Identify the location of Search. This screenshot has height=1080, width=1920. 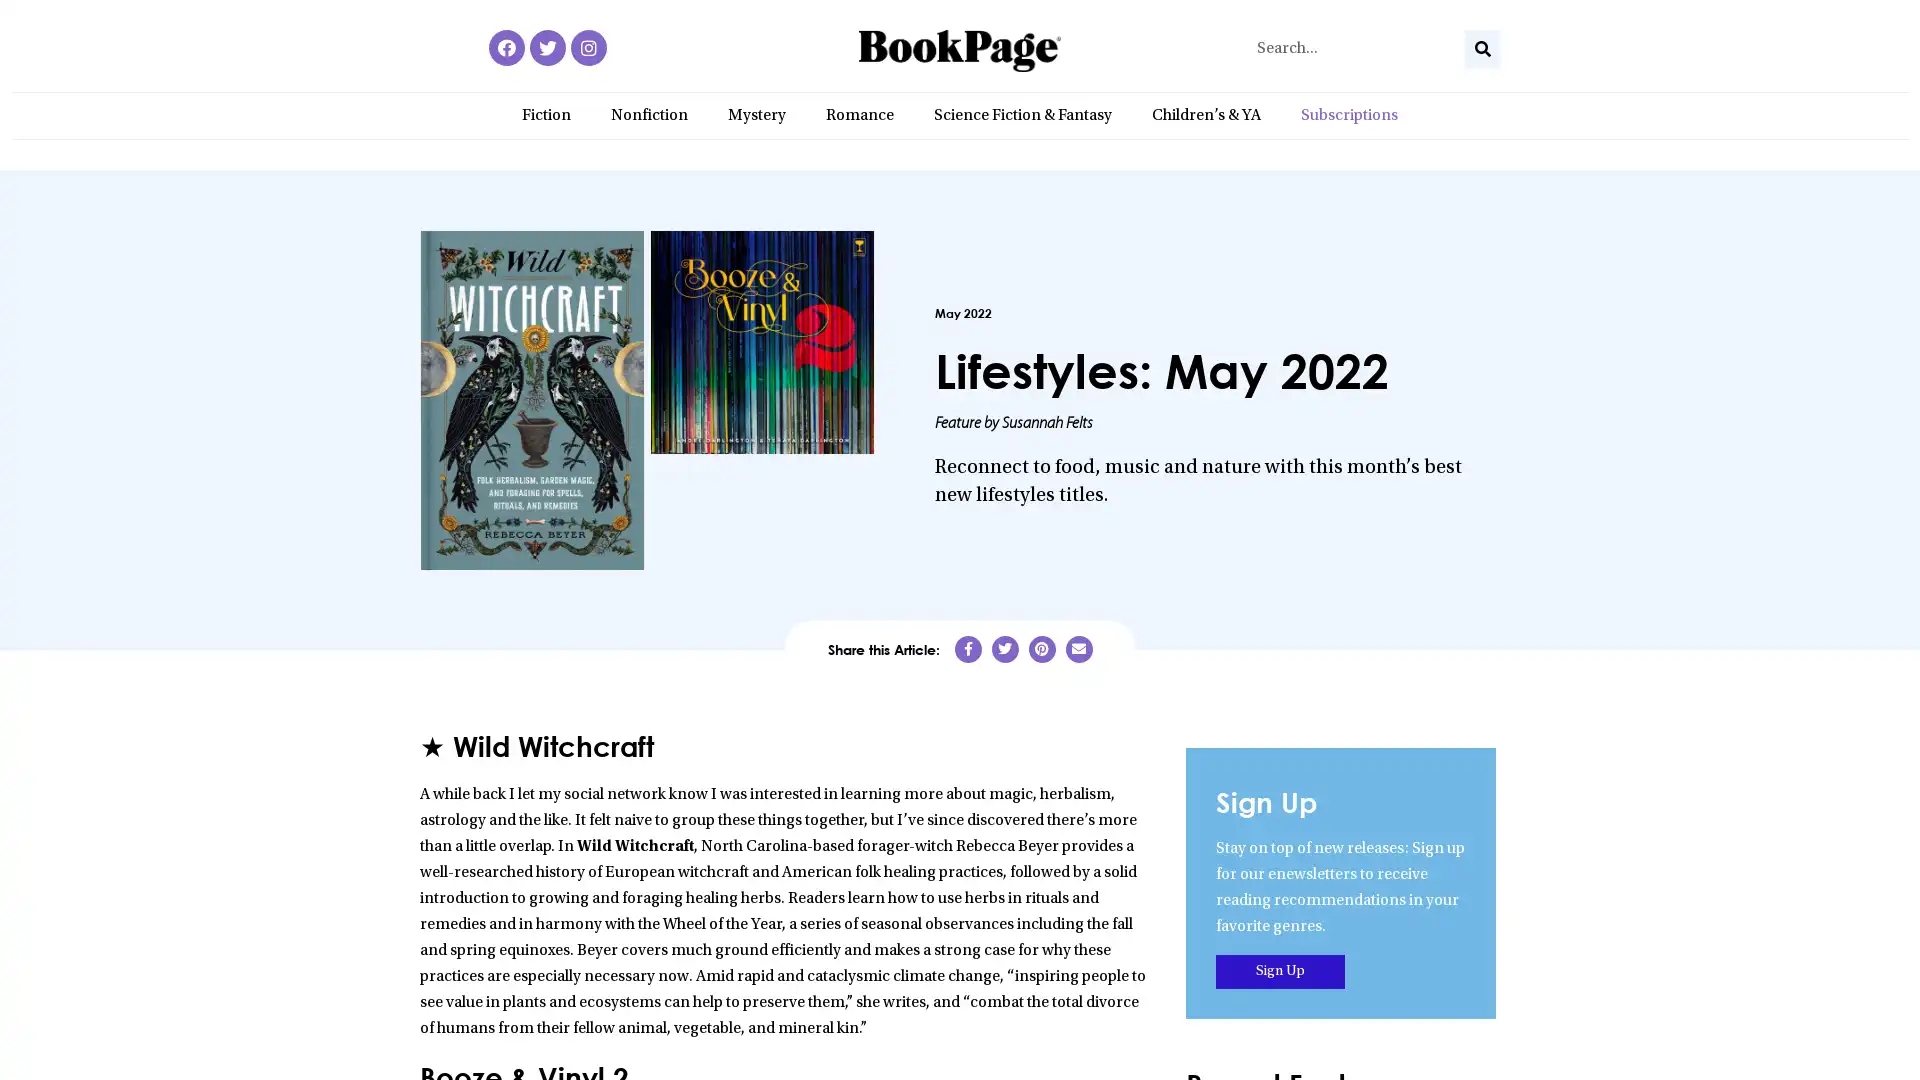
(1482, 48).